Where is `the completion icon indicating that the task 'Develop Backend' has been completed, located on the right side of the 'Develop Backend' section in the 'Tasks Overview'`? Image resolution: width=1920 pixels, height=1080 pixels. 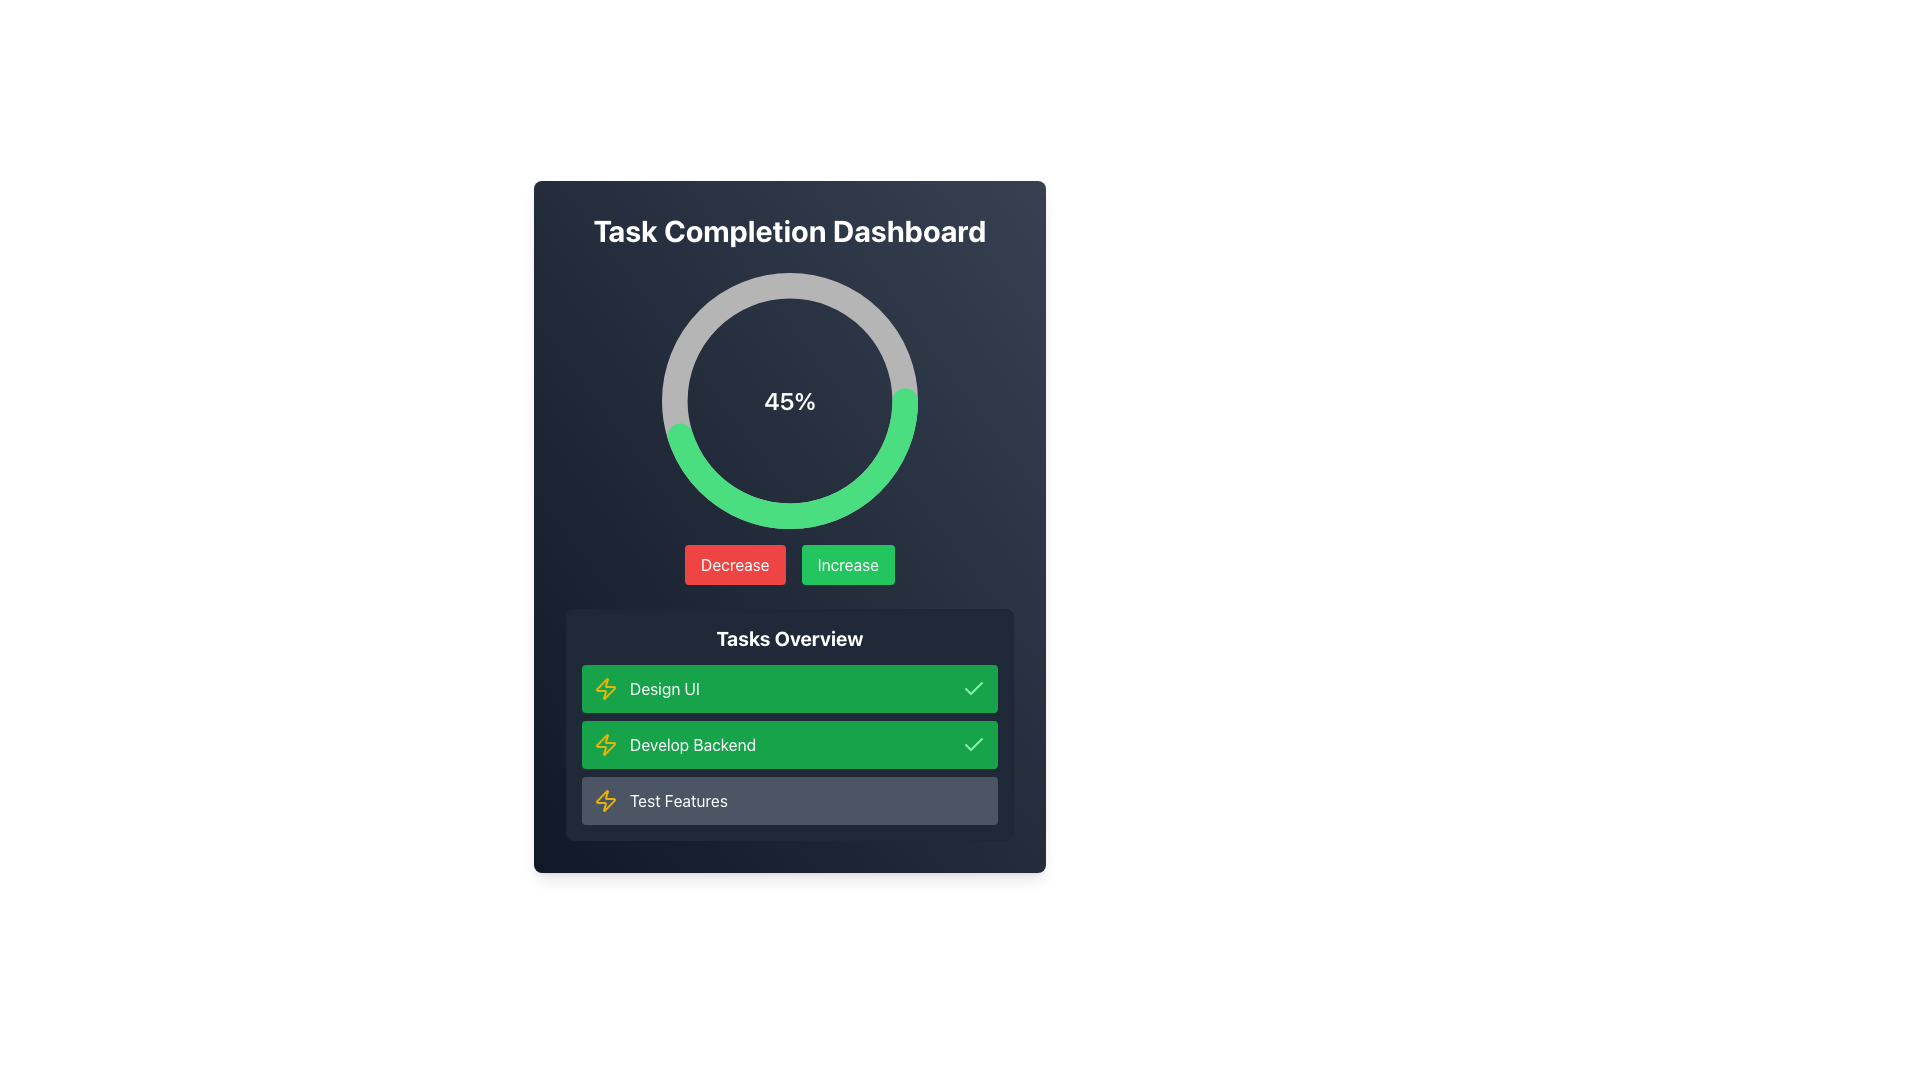
the completion icon indicating that the task 'Develop Backend' has been completed, located on the right side of the 'Develop Backend' section in the 'Tasks Overview' is located at coordinates (974, 744).